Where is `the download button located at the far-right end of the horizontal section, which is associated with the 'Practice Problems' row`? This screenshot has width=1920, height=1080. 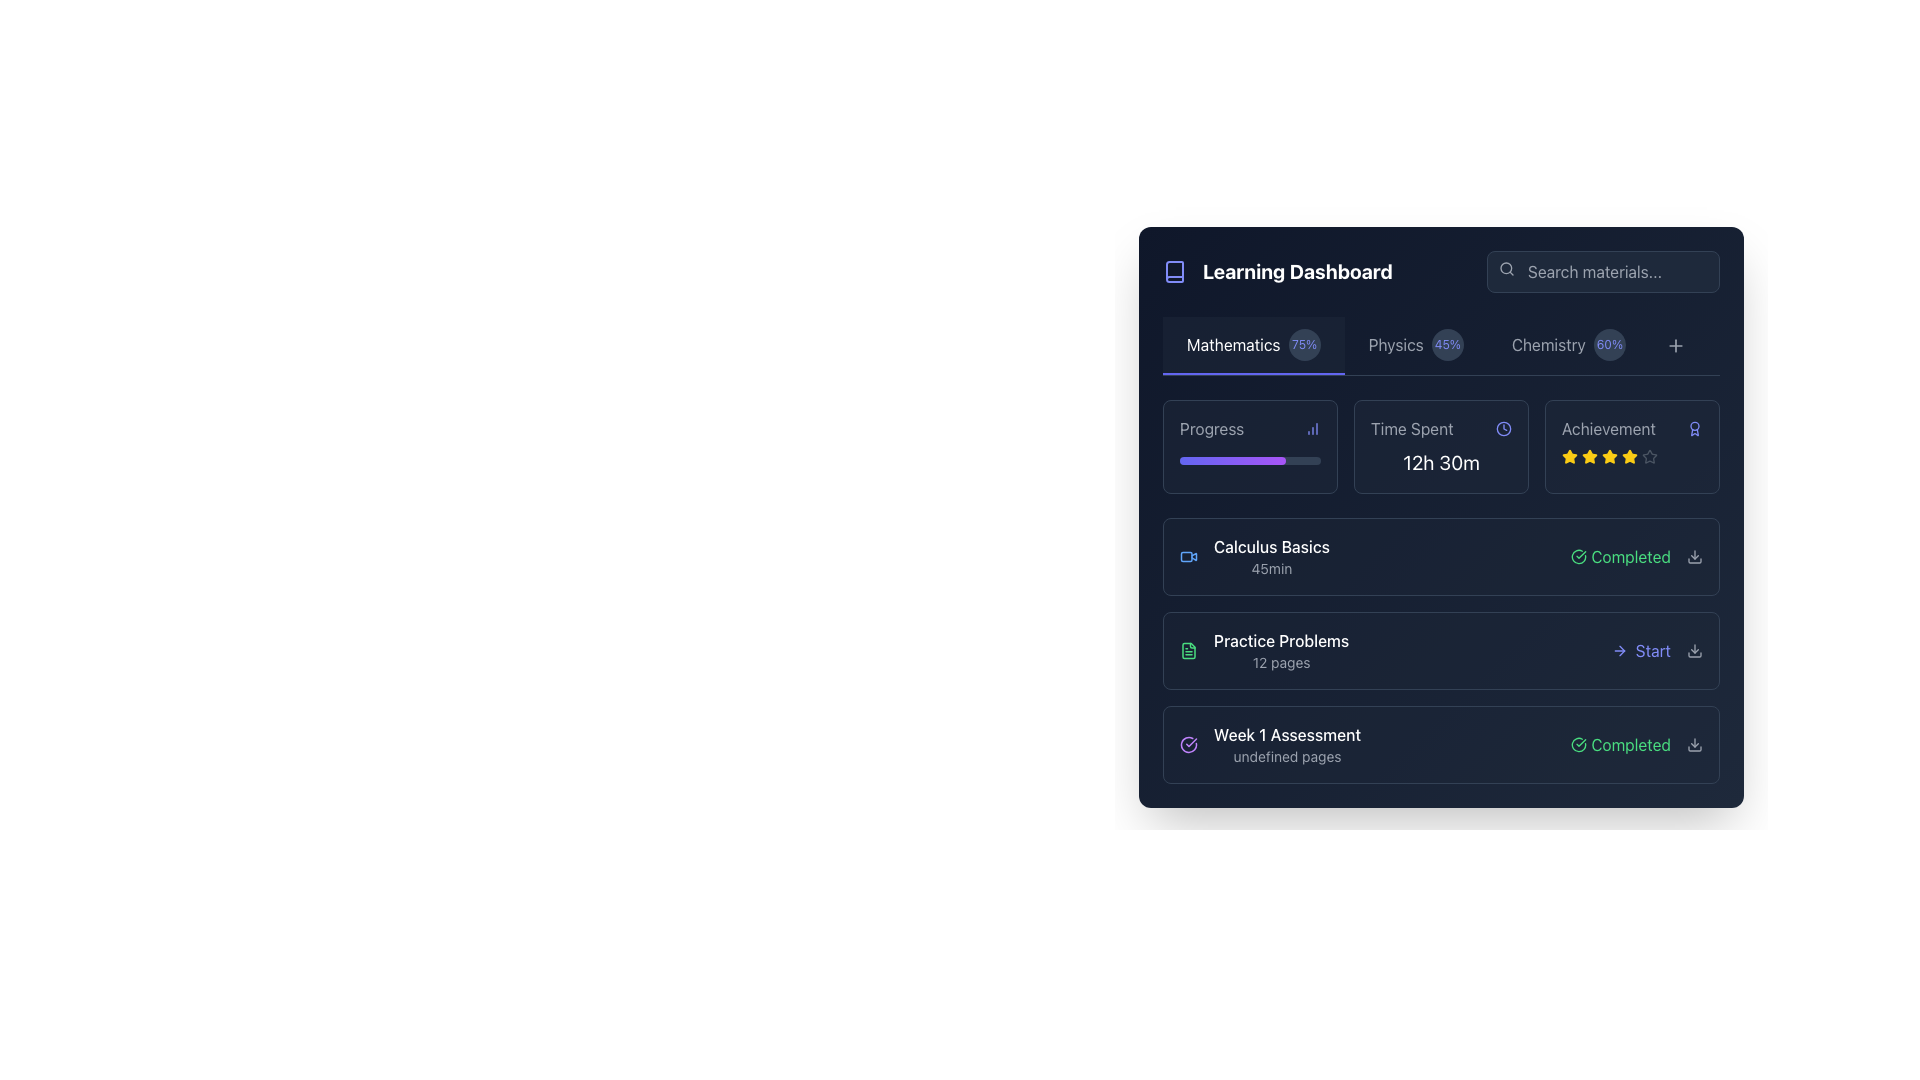
the download button located at the far-right end of the horizontal section, which is associated with the 'Practice Problems' row is located at coordinates (1693, 651).